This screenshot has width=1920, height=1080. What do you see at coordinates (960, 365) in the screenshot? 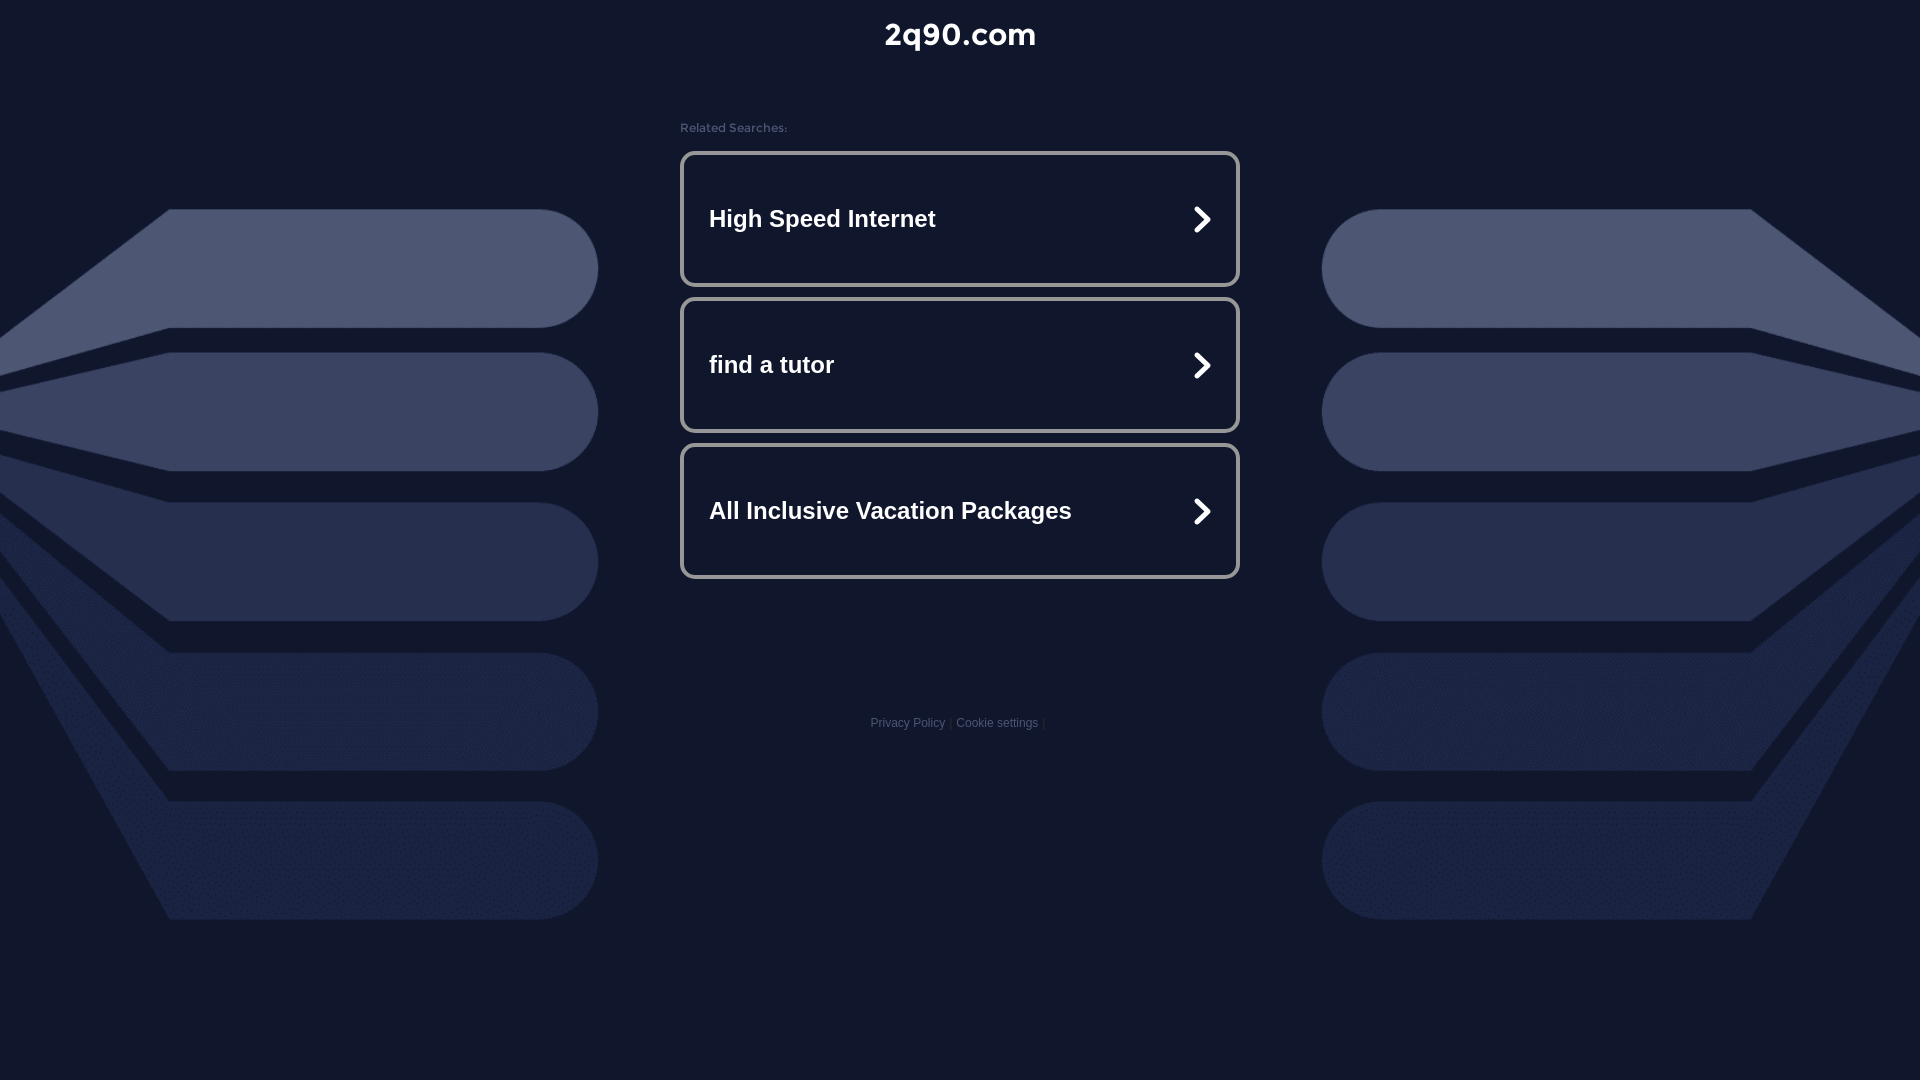
I see `'find a tutor'` at bounding box center [960, 365].